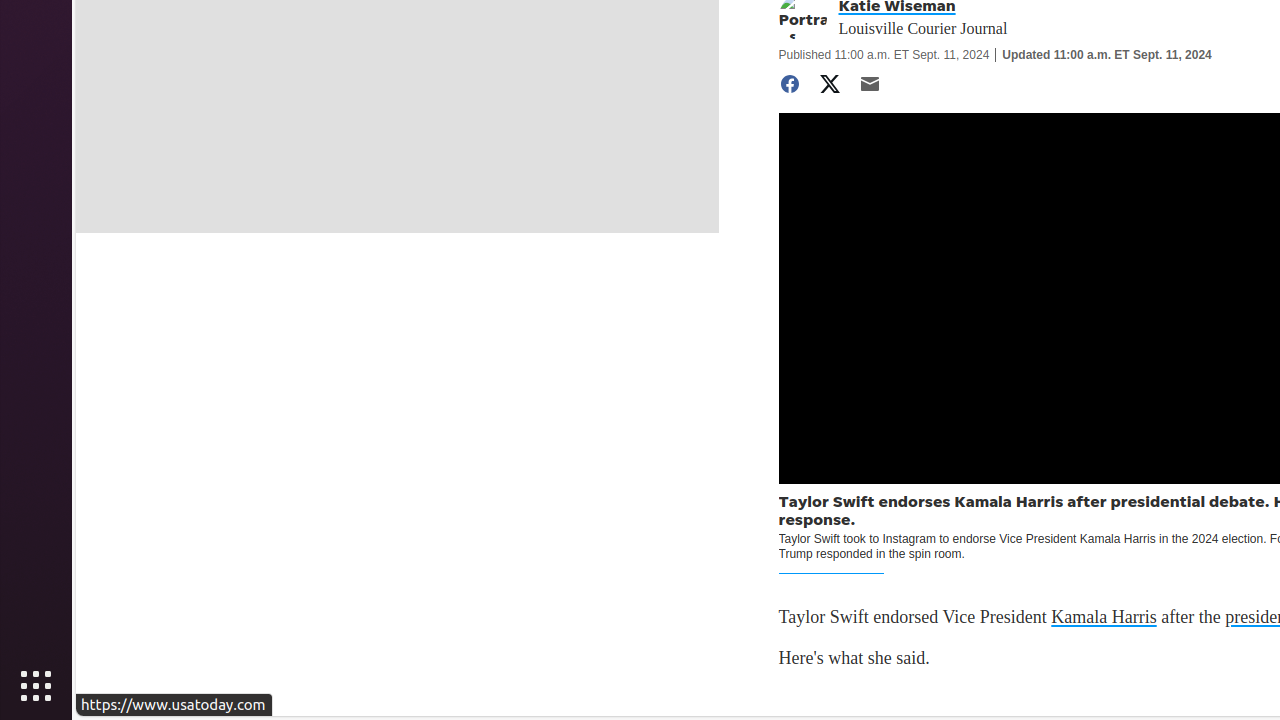 This screenshot has width=1280, height=720. I want to click on 'Share by email', so click(869, 83).